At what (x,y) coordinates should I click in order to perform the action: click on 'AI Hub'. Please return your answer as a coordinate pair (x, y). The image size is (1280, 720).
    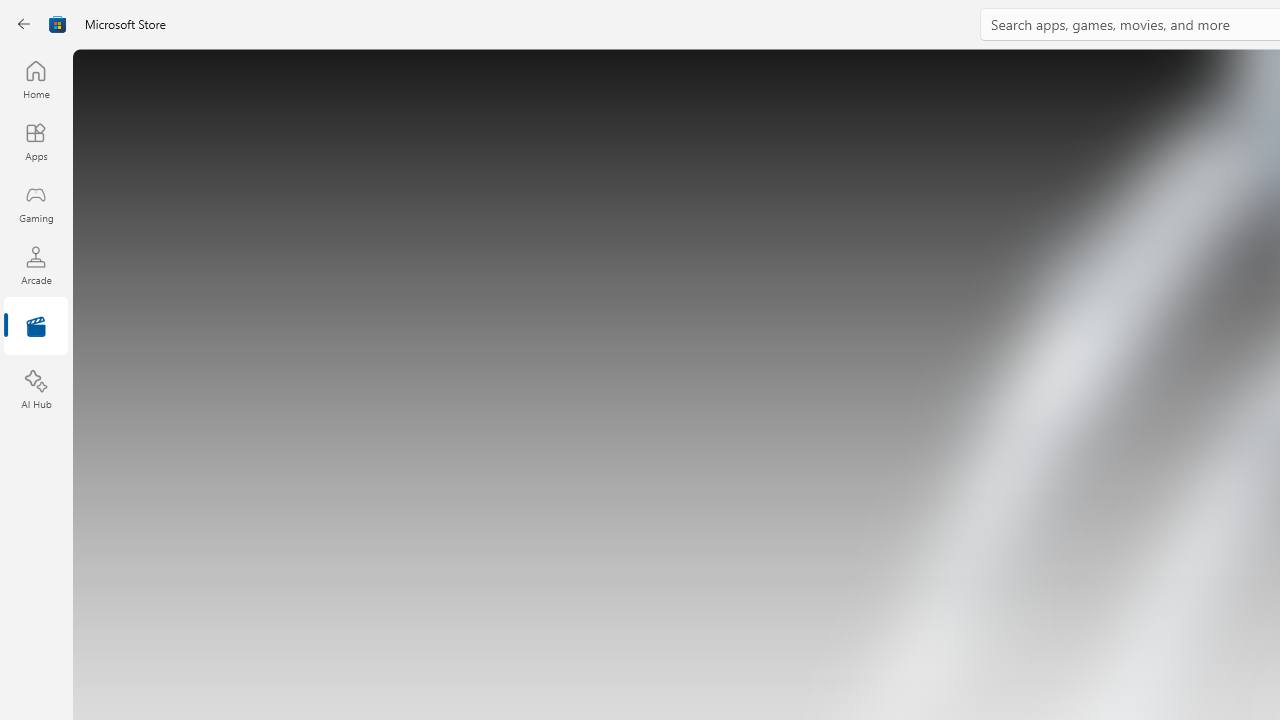
    Looking at the image, I should click on (35, 390).